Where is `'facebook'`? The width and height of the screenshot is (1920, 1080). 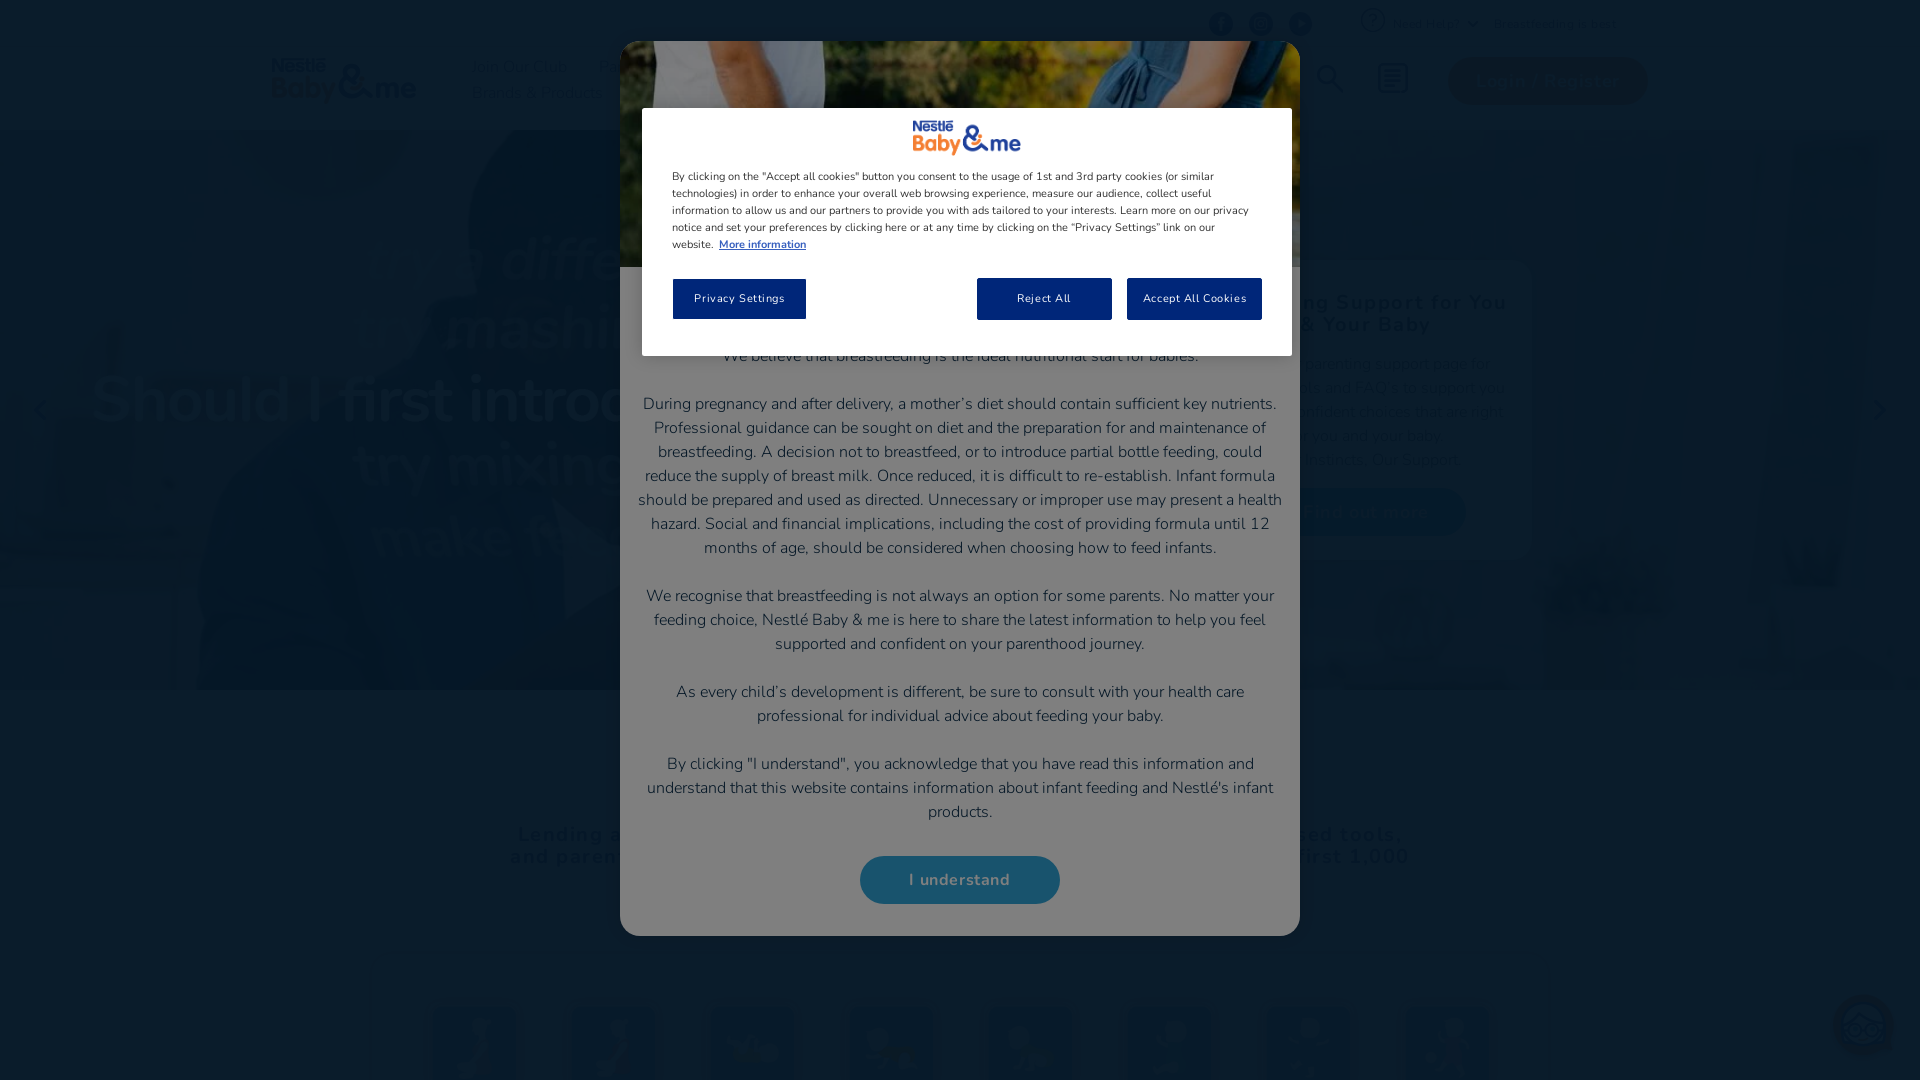
'facebook' is located at coordinates (1218, 23).